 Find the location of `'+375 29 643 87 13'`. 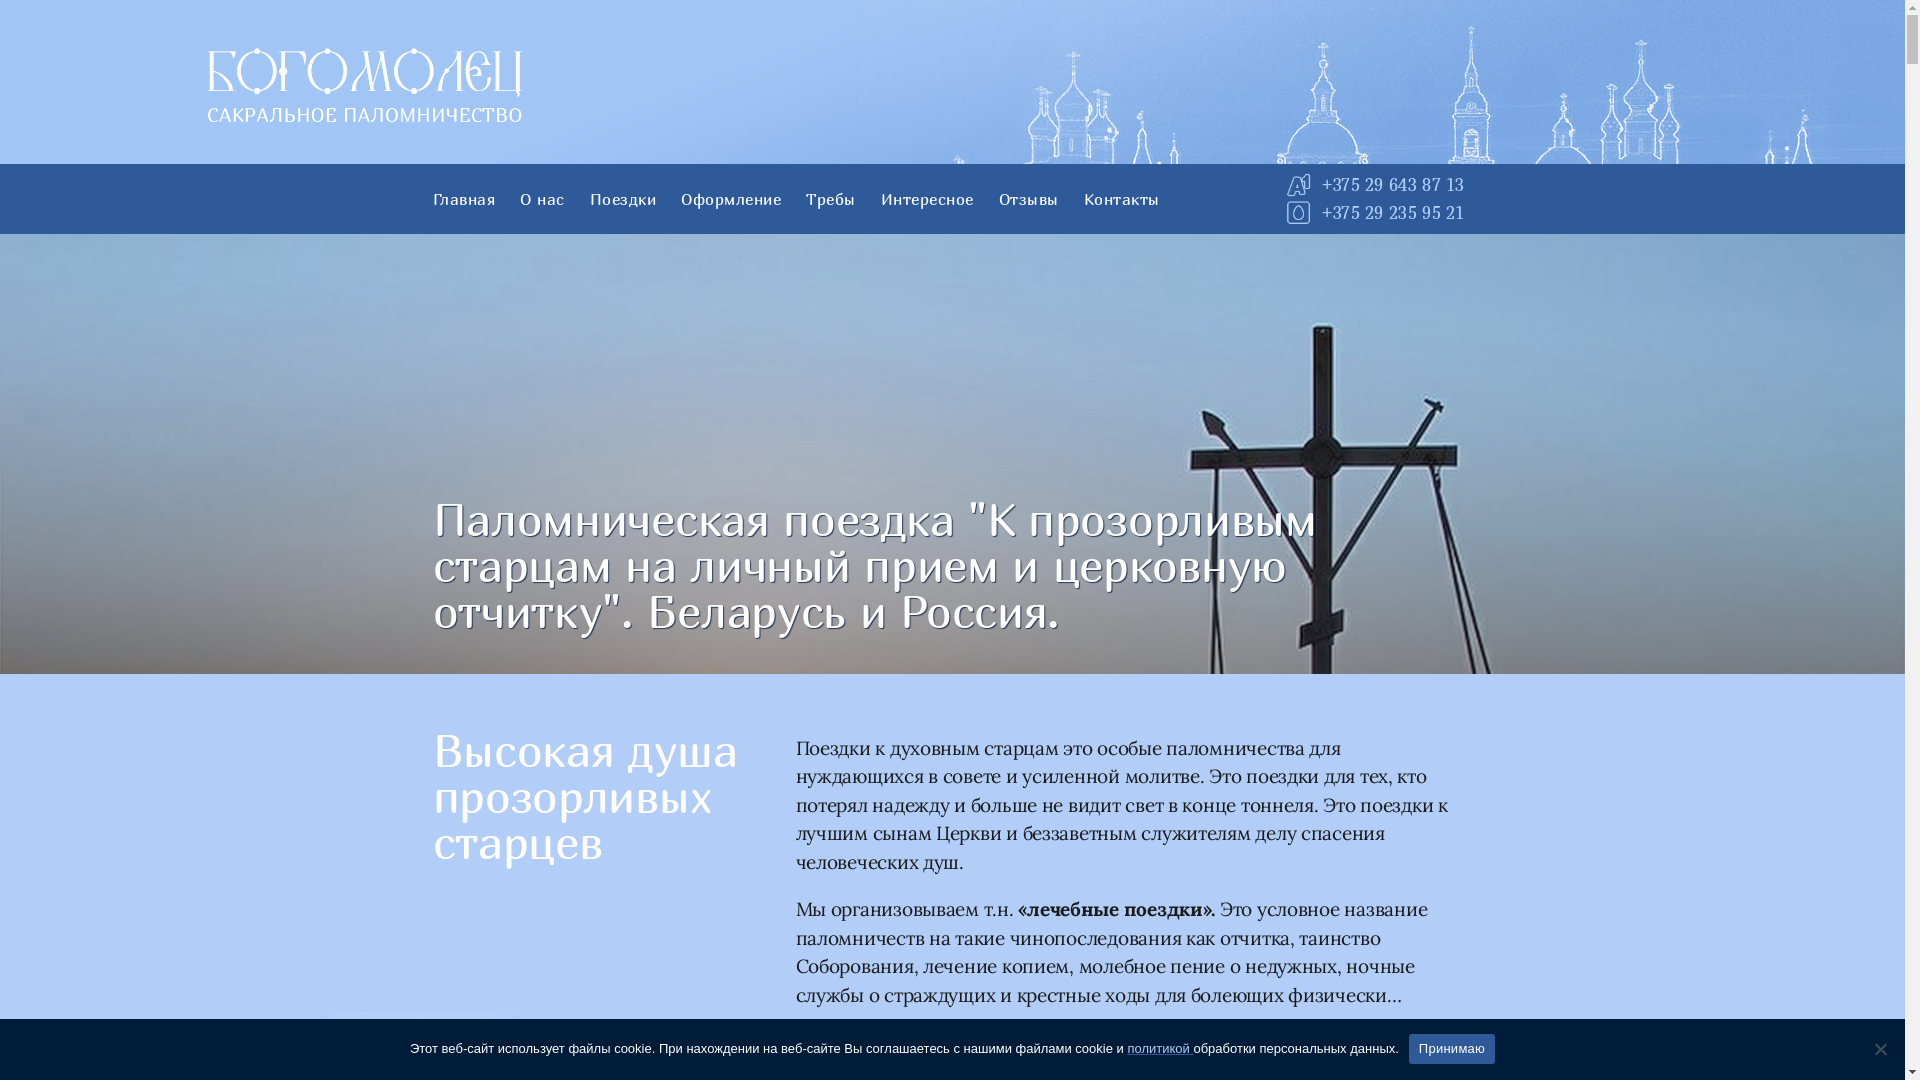

'+375 29 643 87 13' is located at coordinates (1391, 184).